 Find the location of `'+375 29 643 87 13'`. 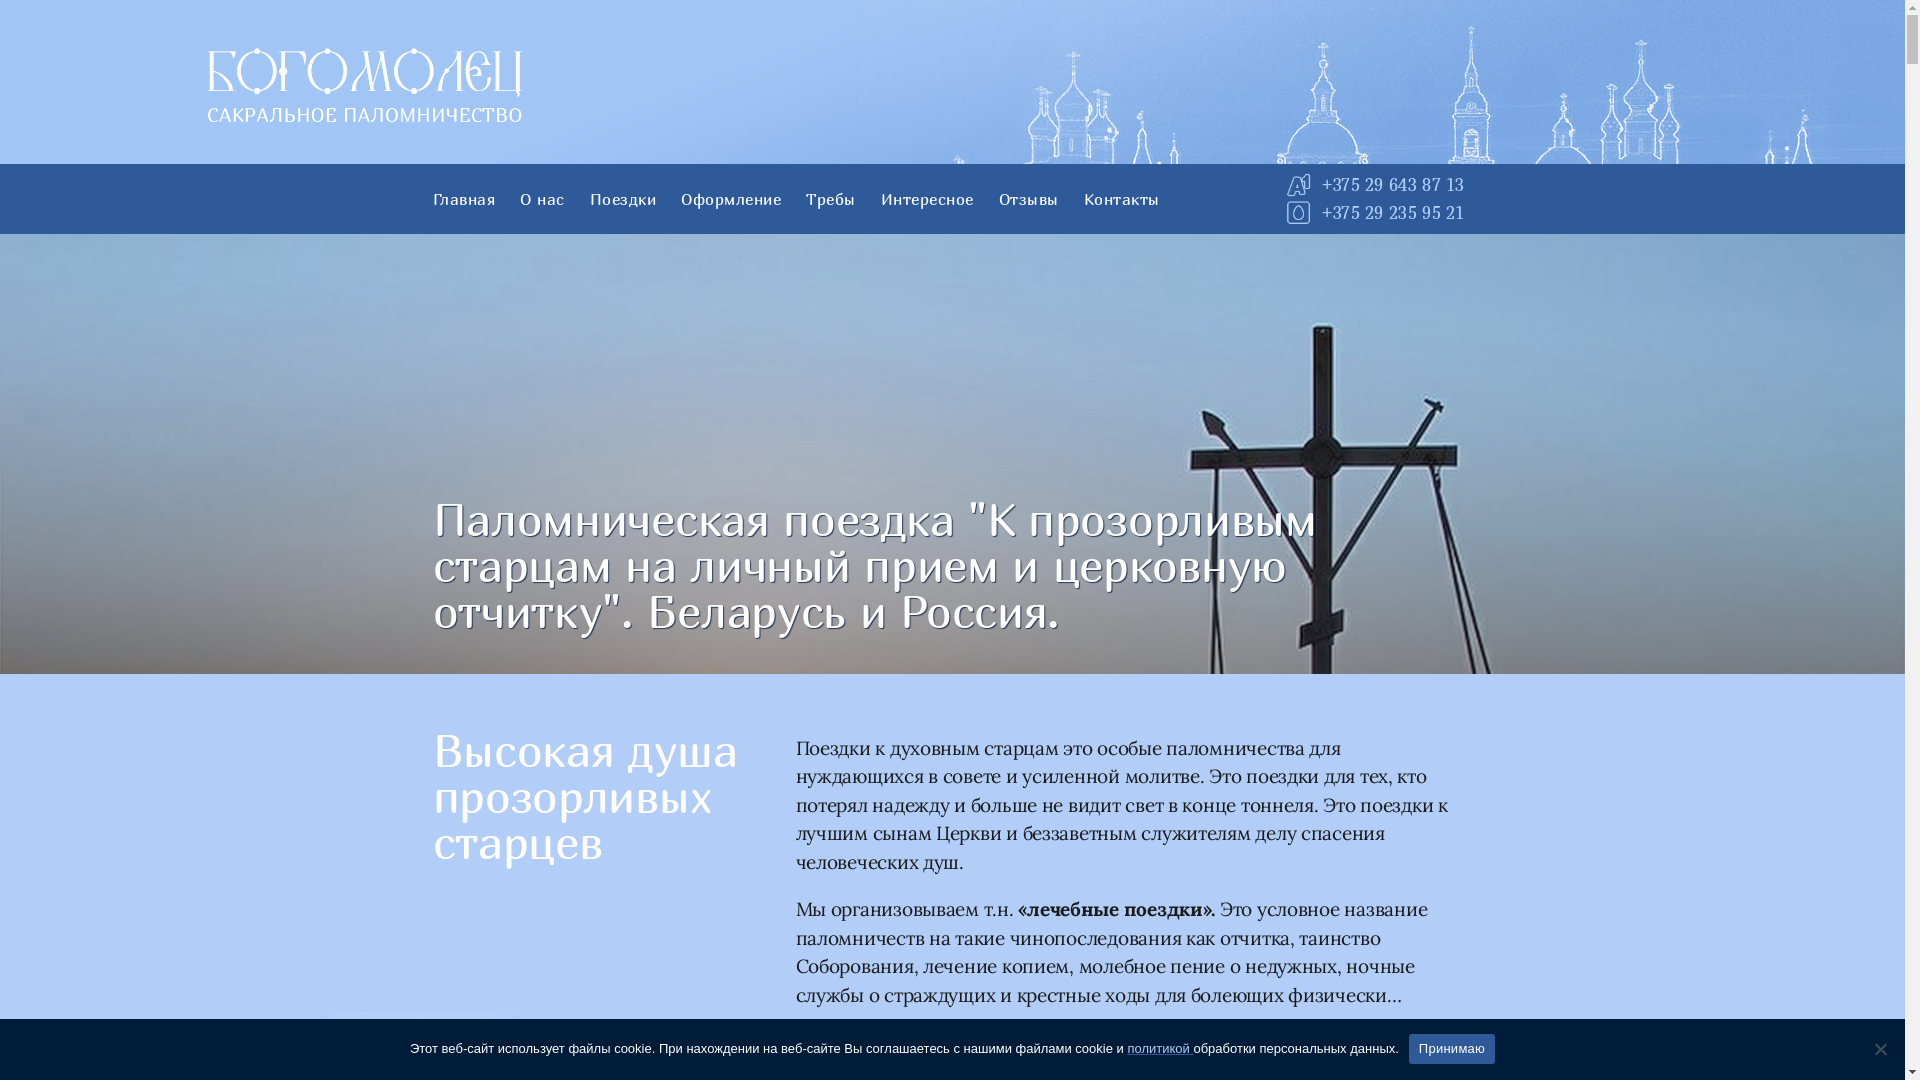

'+375 29 643 87 13' is located at coordinates (1391, 184).